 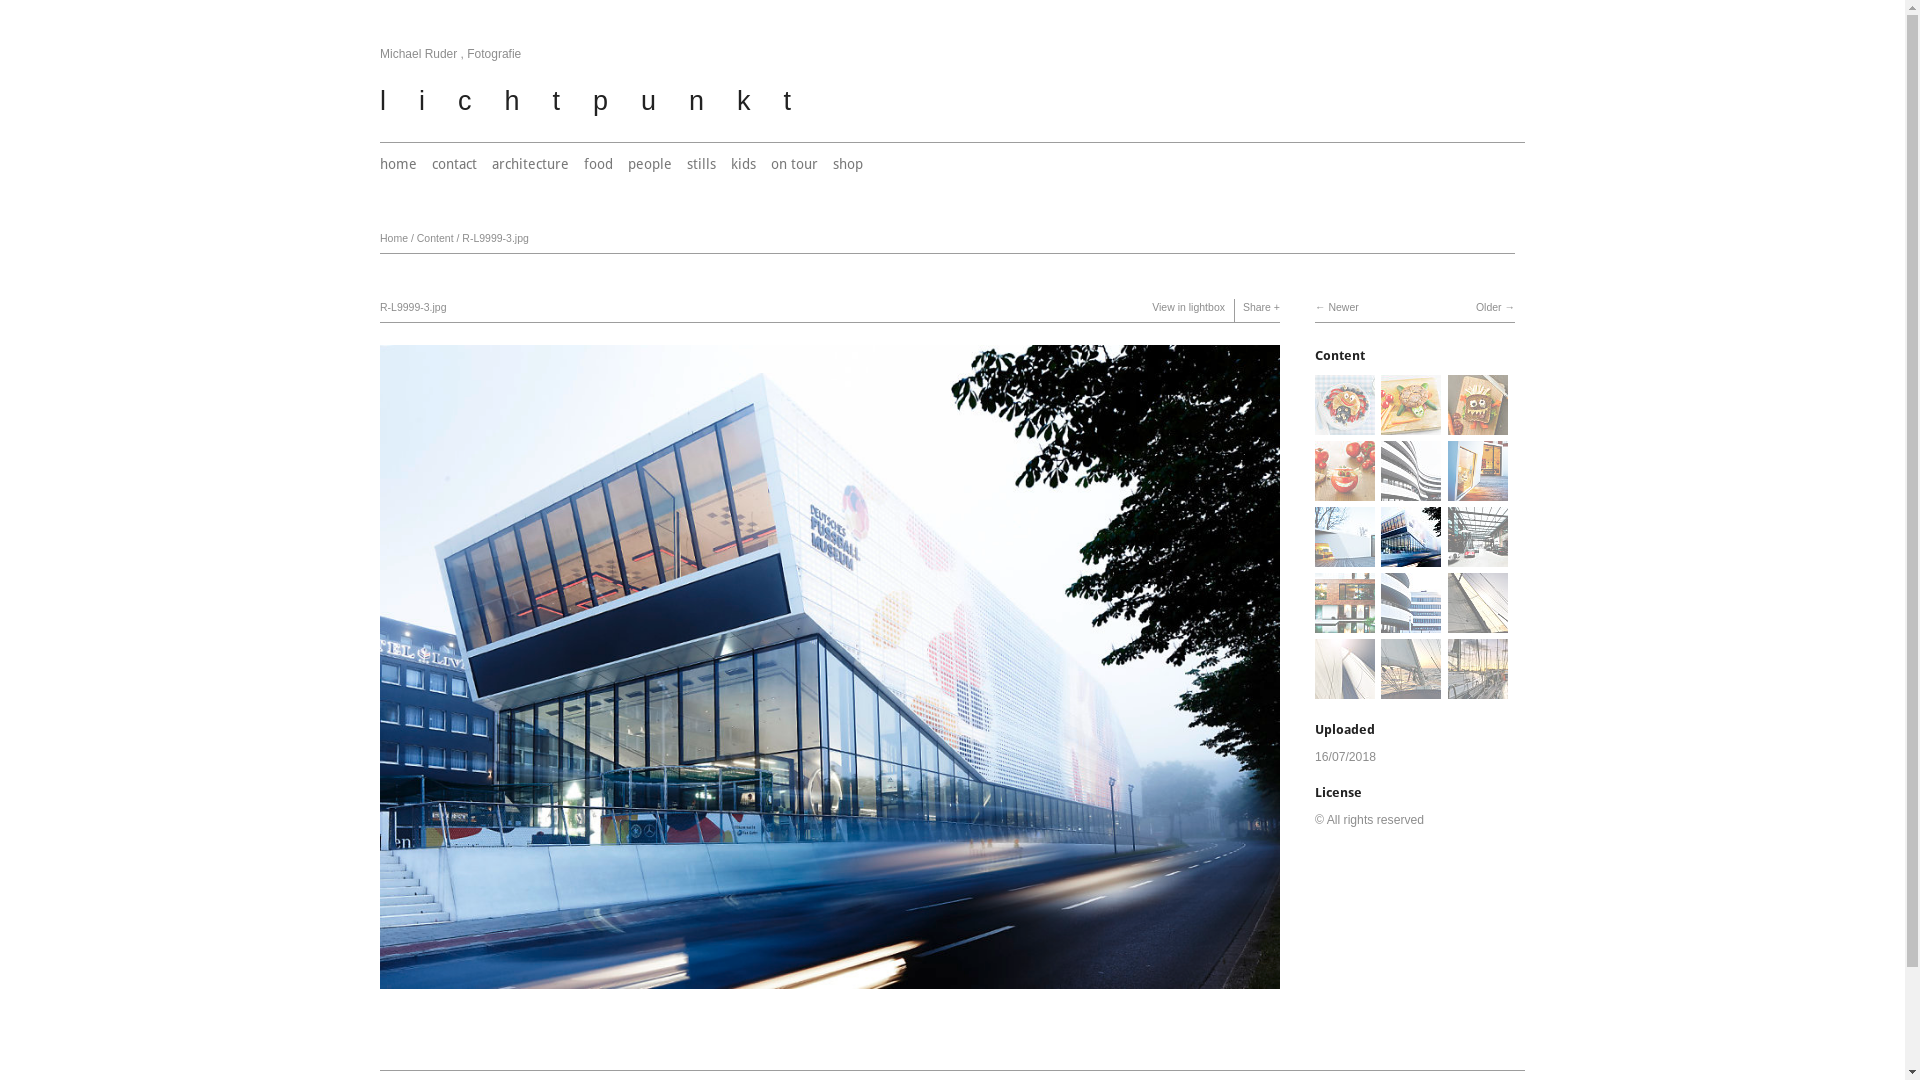 I want to click on 'architecture', so click(x=530, y=163).